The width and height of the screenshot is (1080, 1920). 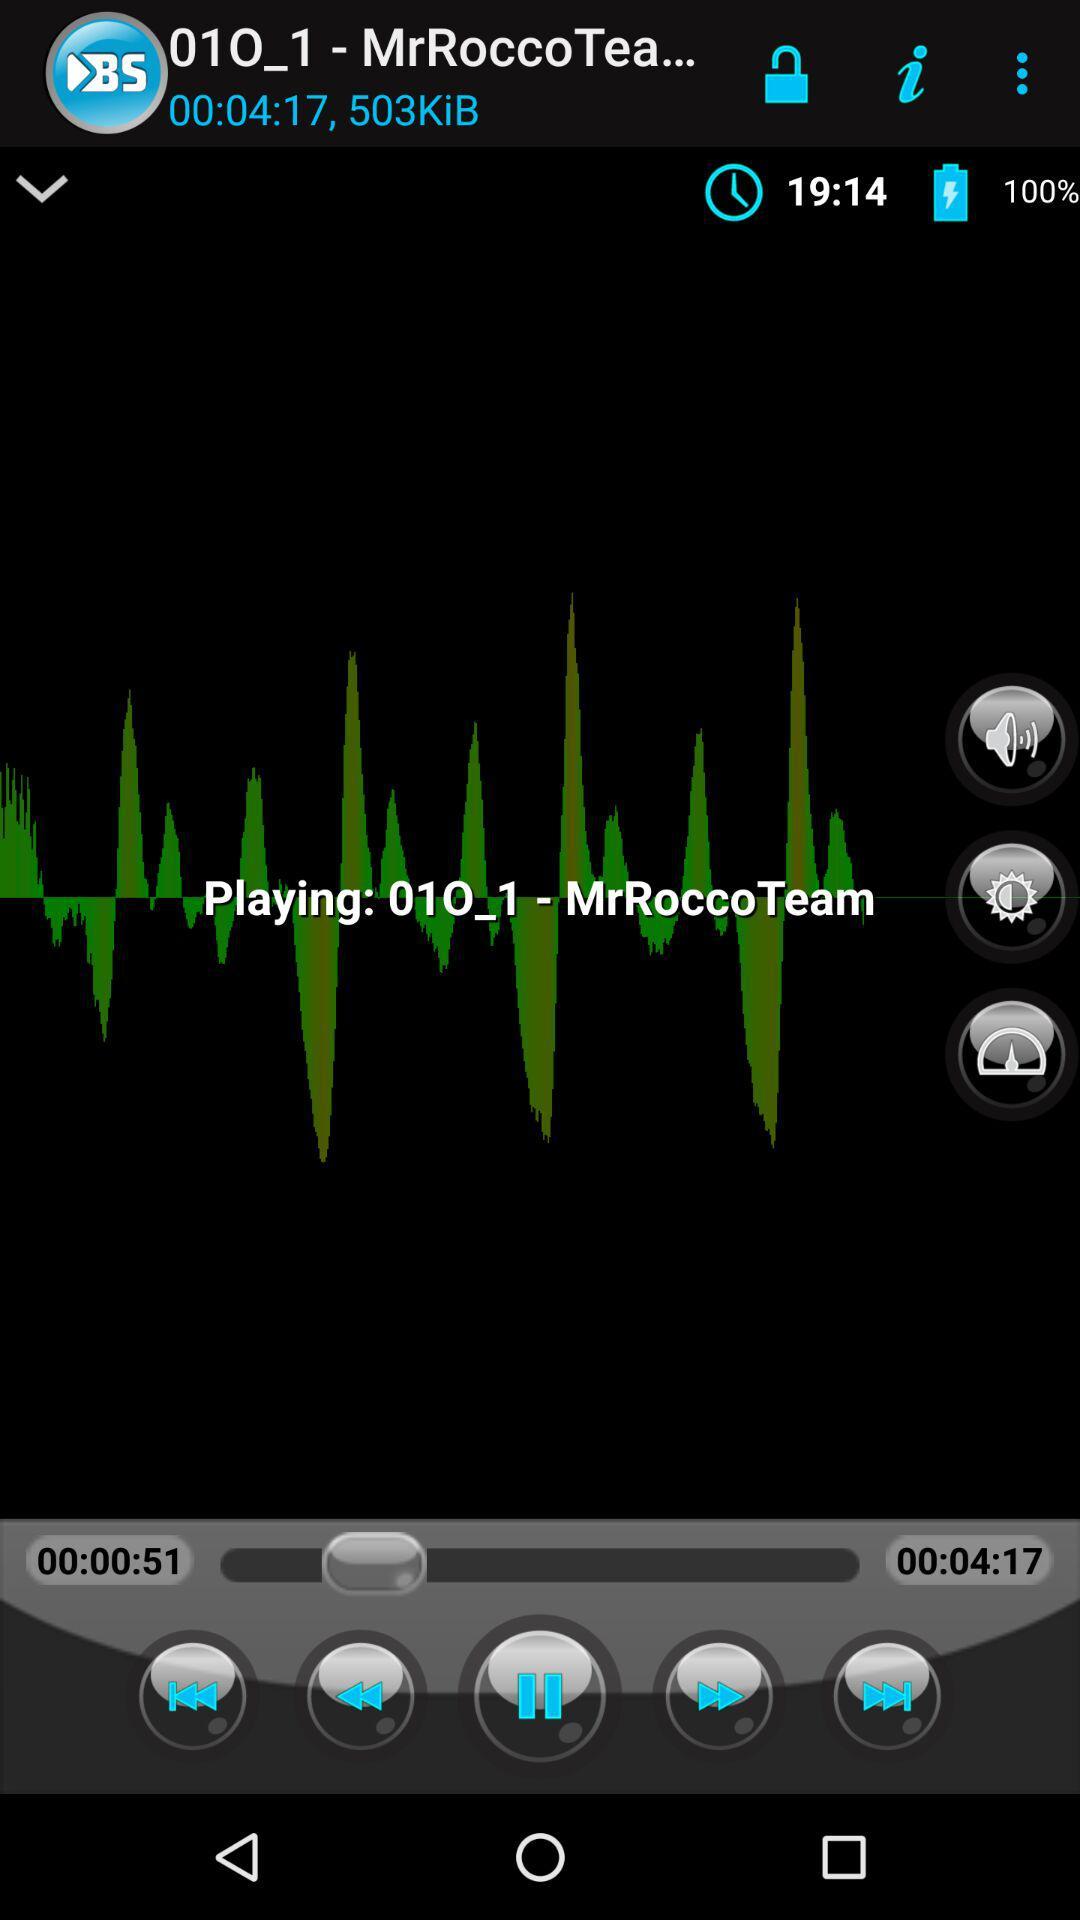 What do you see at coordinates (785, 73) in the screenshot?
I see `item to the right of 01o_1 - mrroccoteam app` at bounding box center [785, 73].